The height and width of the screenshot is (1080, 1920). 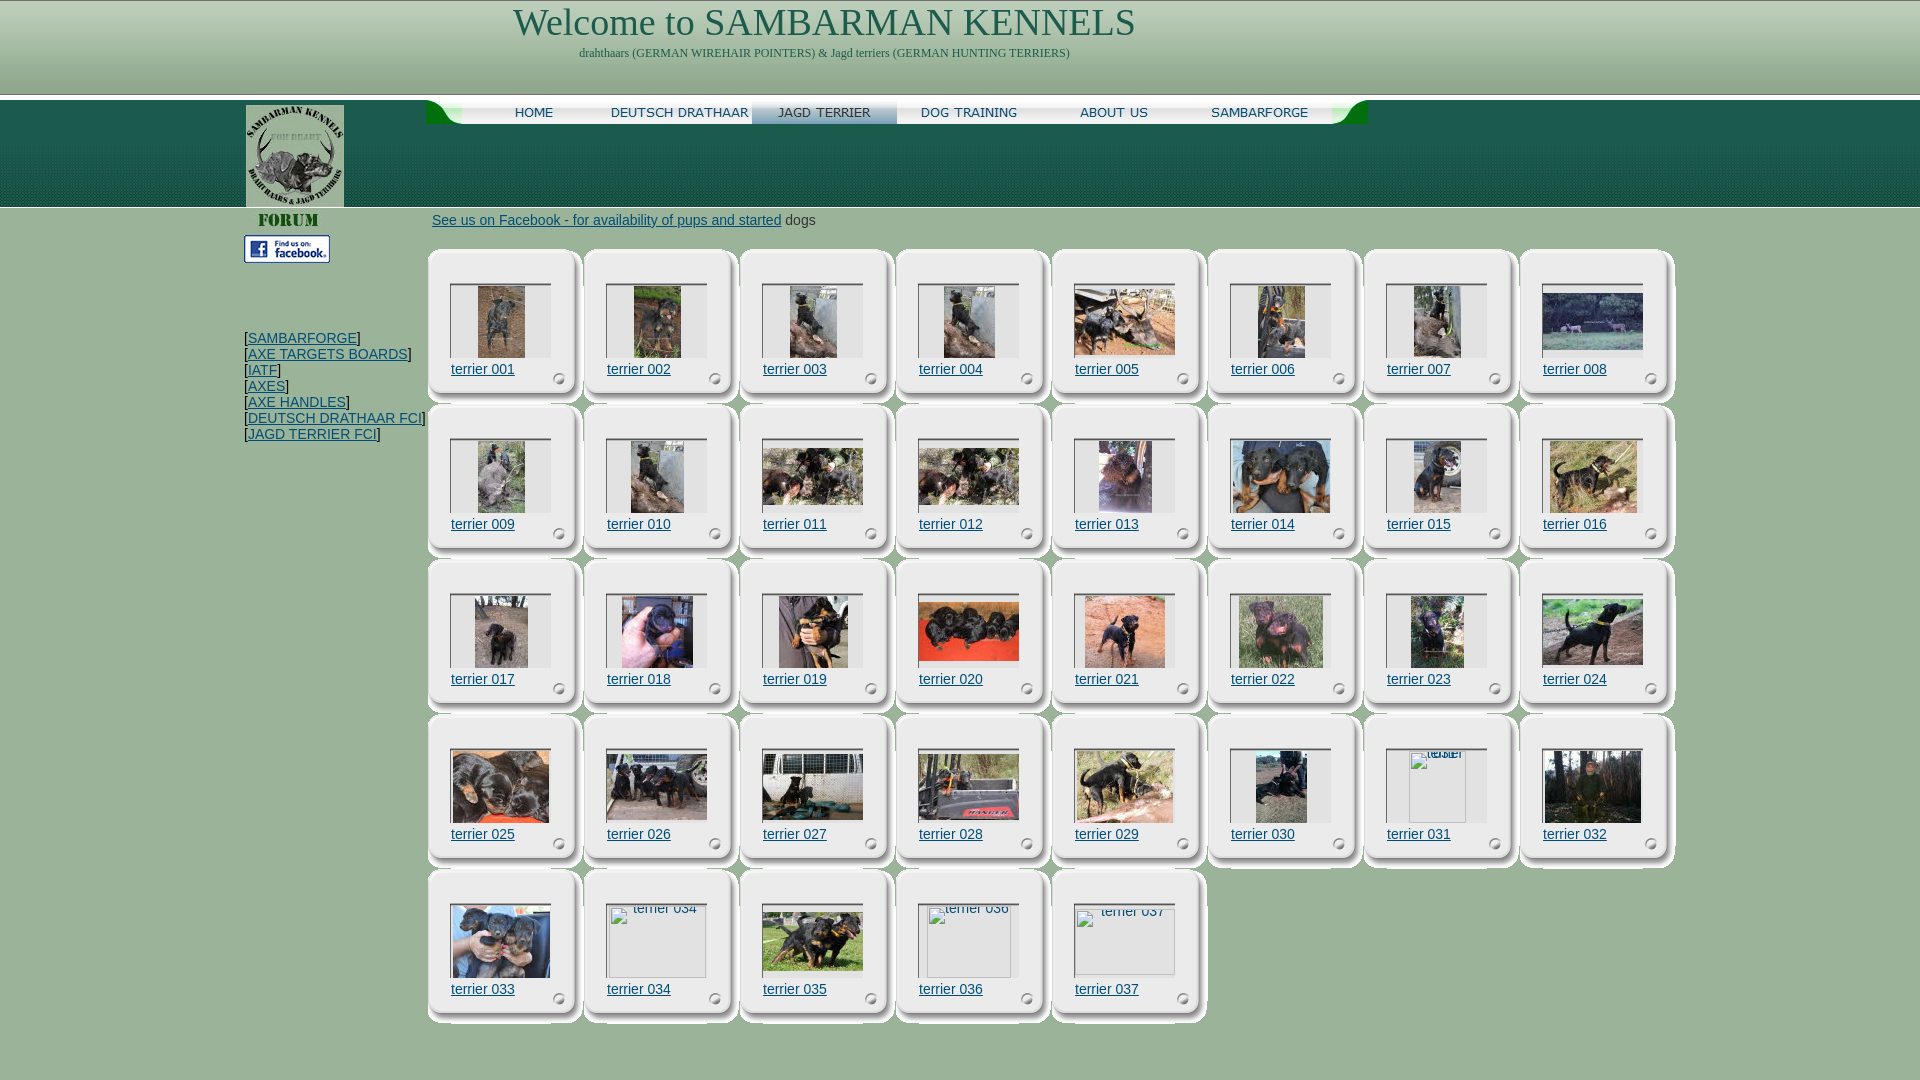 What do you see at coordinates (1106, 833) in the screenshot?
I see `'terrier 029'` at bounding box center [1106, 833].